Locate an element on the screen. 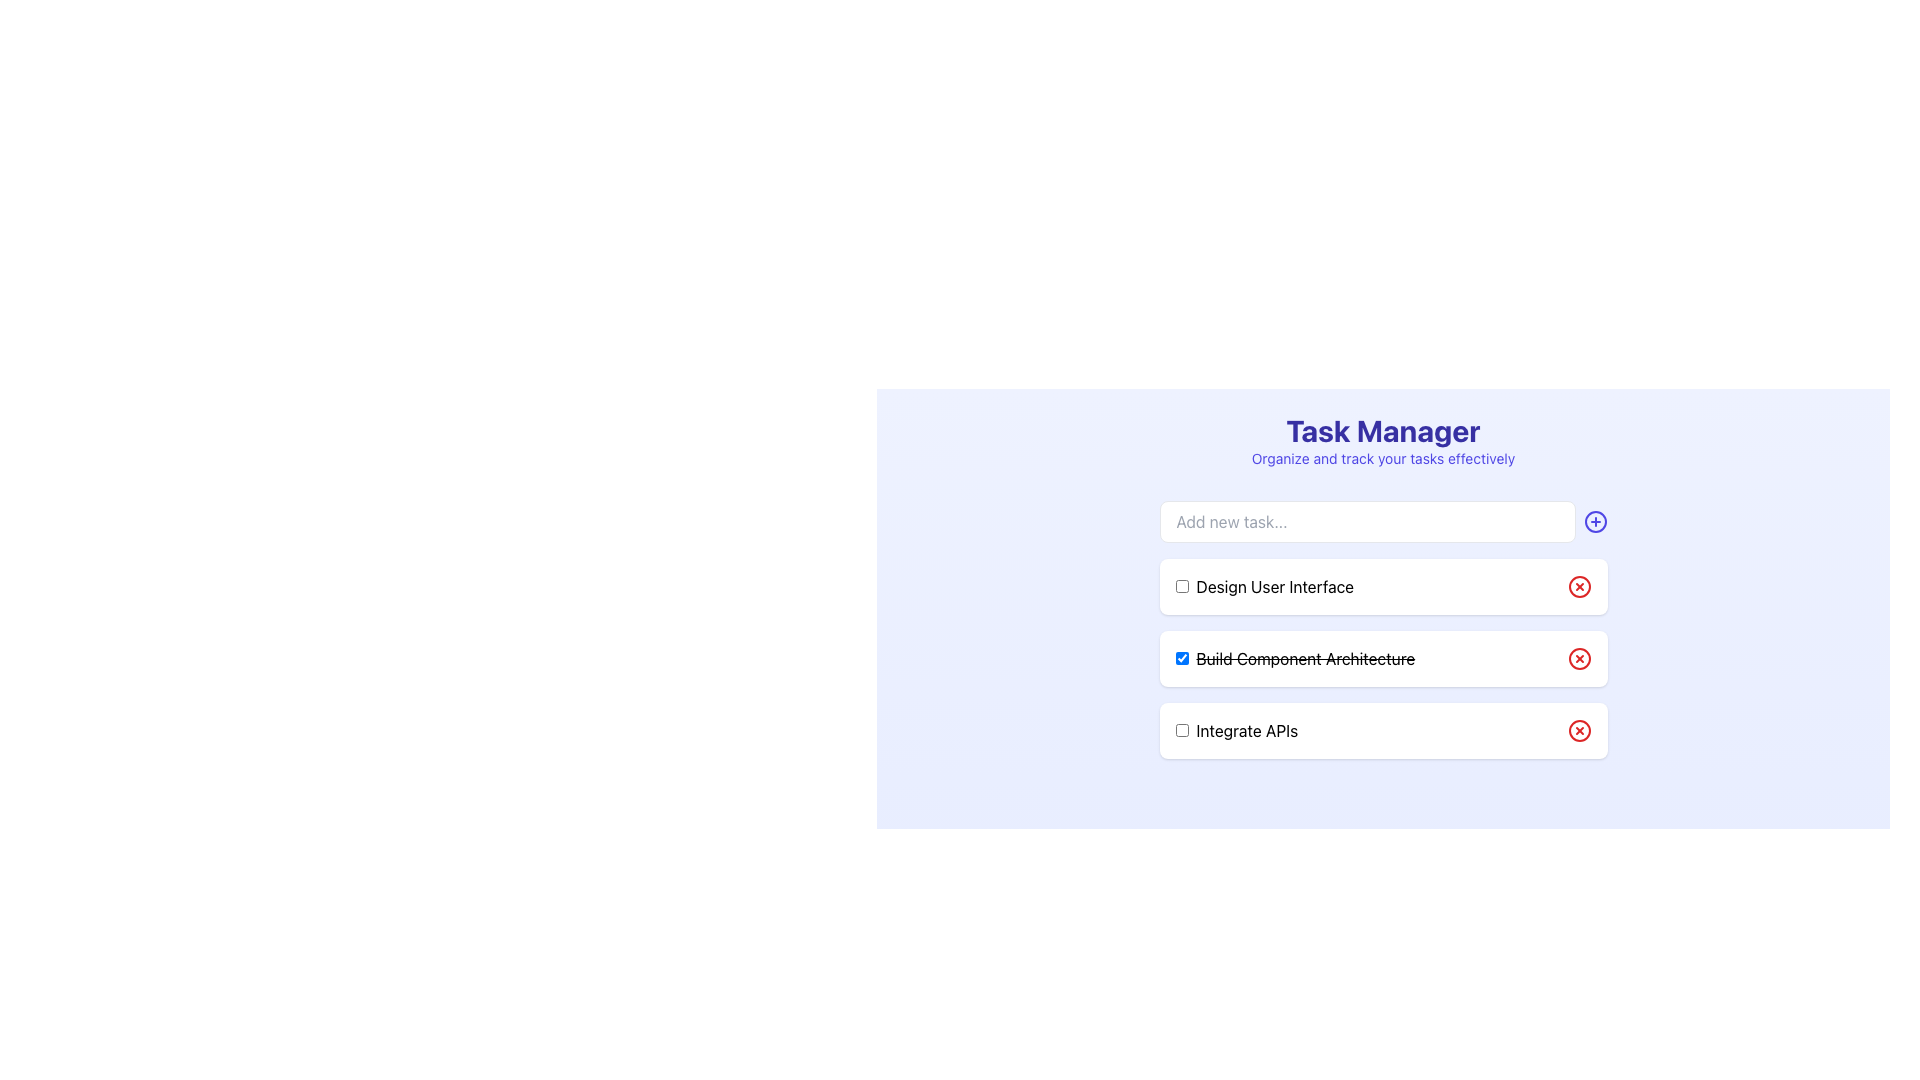 This screenshot has width=1920, height=1080. the text label displaying 'Integrate APIs', which is positioned to the right of a checkbox in a task manager interface is located at coordinates (1235, 731).